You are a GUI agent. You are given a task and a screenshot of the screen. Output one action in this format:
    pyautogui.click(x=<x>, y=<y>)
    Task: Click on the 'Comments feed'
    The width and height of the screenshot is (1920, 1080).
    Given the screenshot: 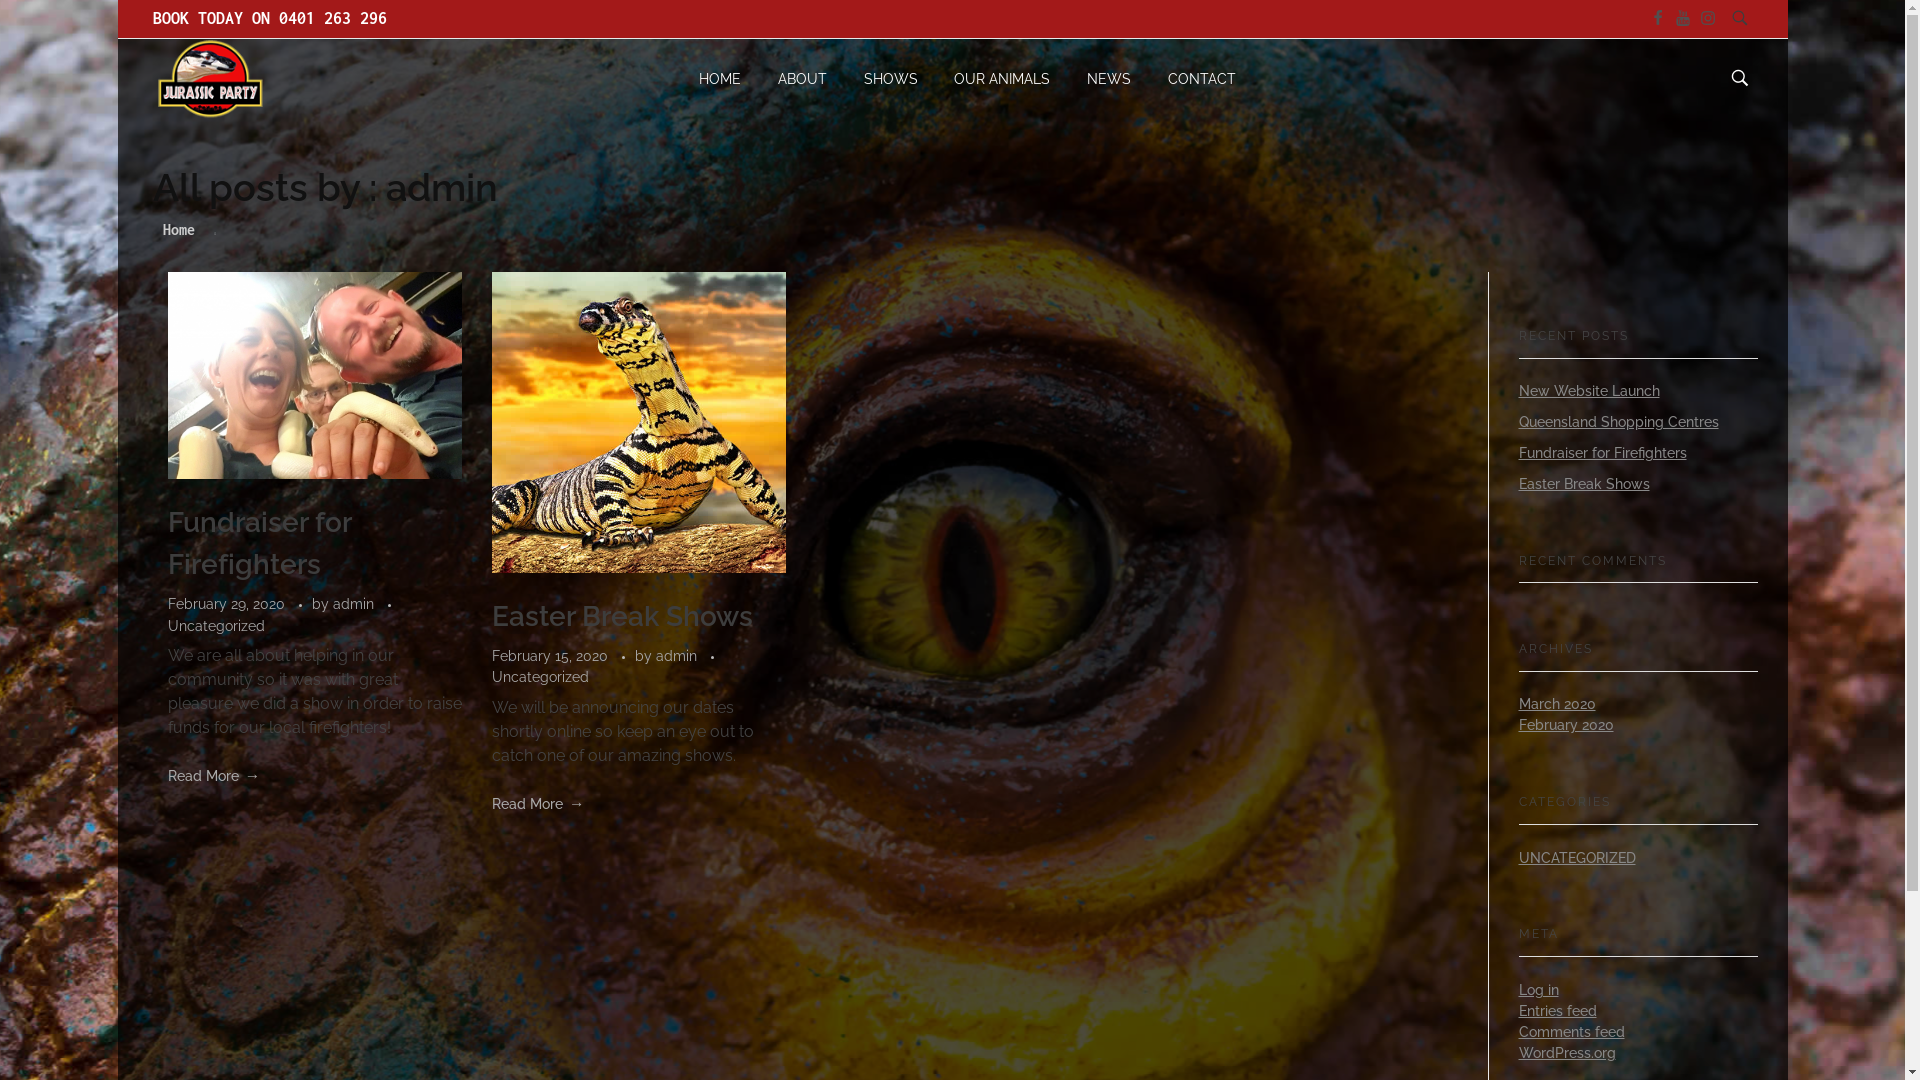 What is the action you would take?
    pyautogui.click(x=1569, y=1032)
    